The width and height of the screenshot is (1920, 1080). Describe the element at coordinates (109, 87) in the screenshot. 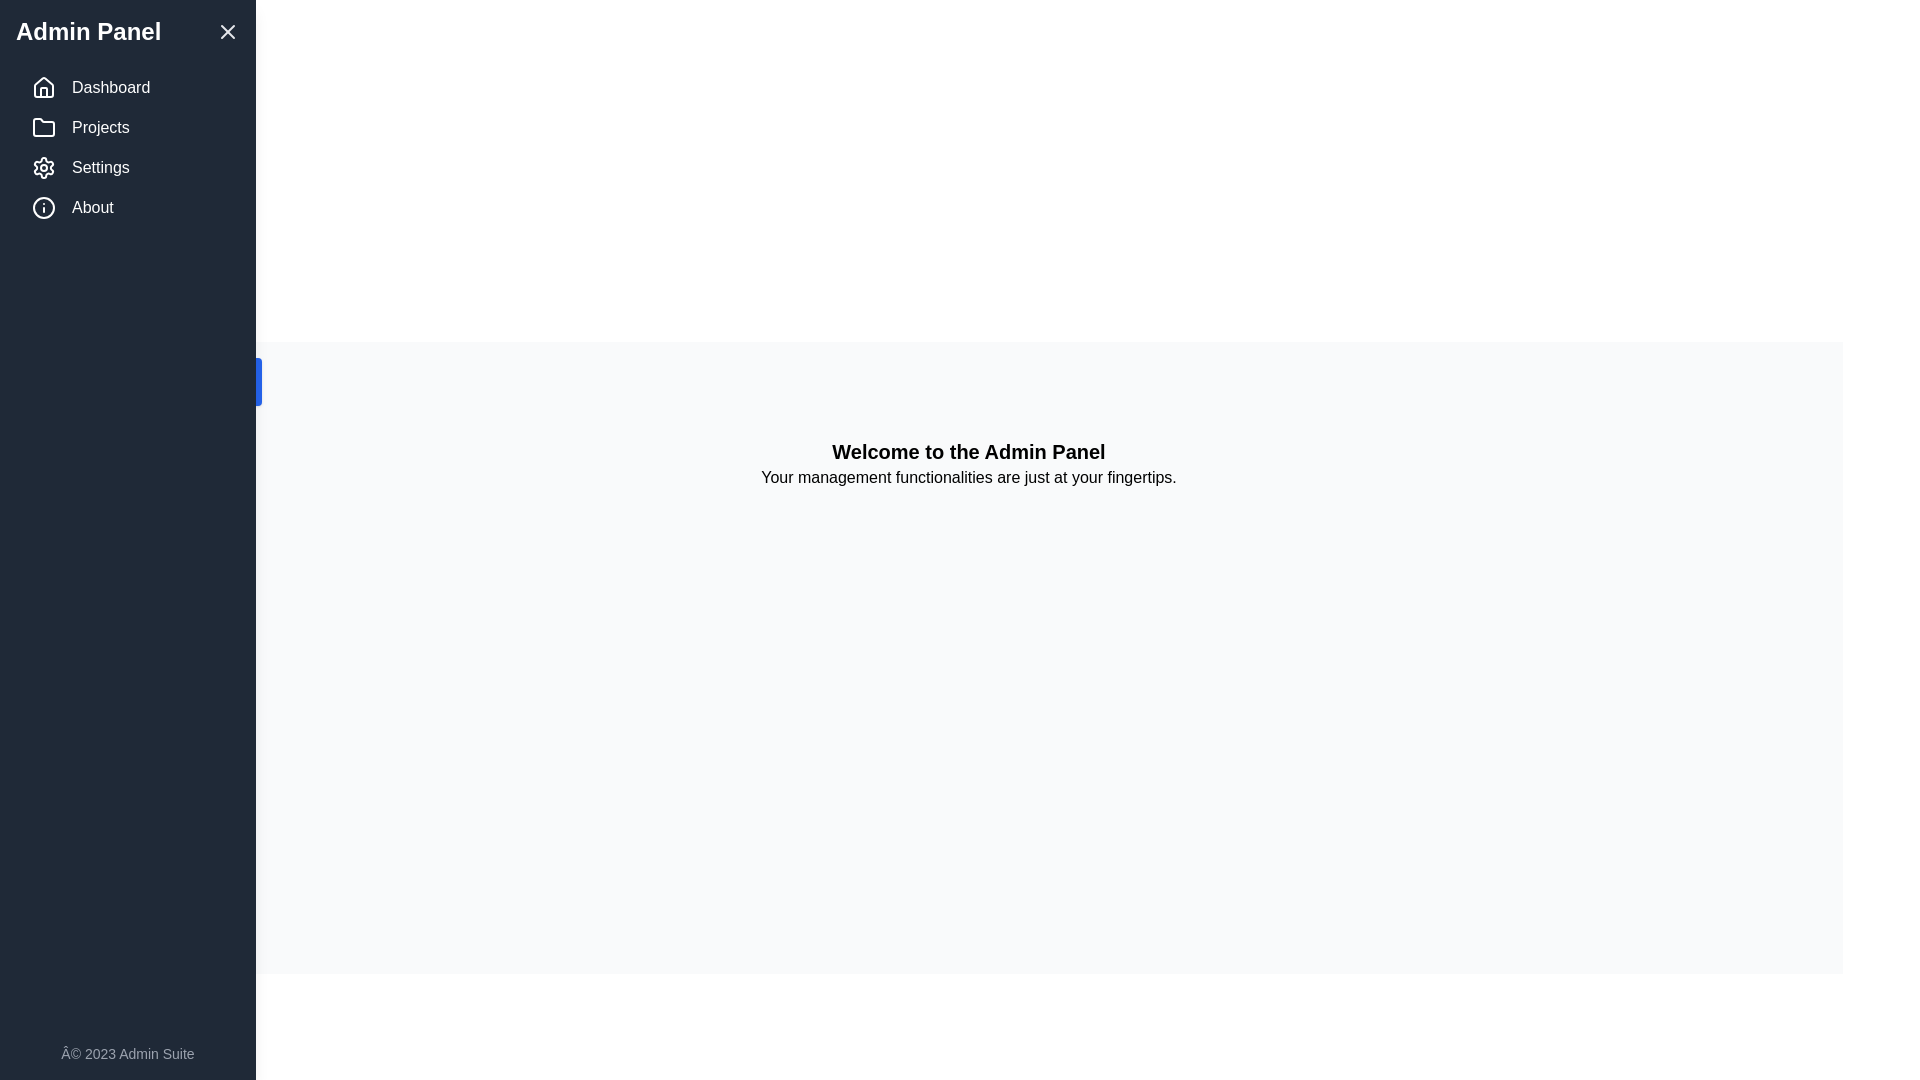

I see `the 'Dashboard' menu label located in the left sidebar under the 'Admin Panel' heading` at that location.